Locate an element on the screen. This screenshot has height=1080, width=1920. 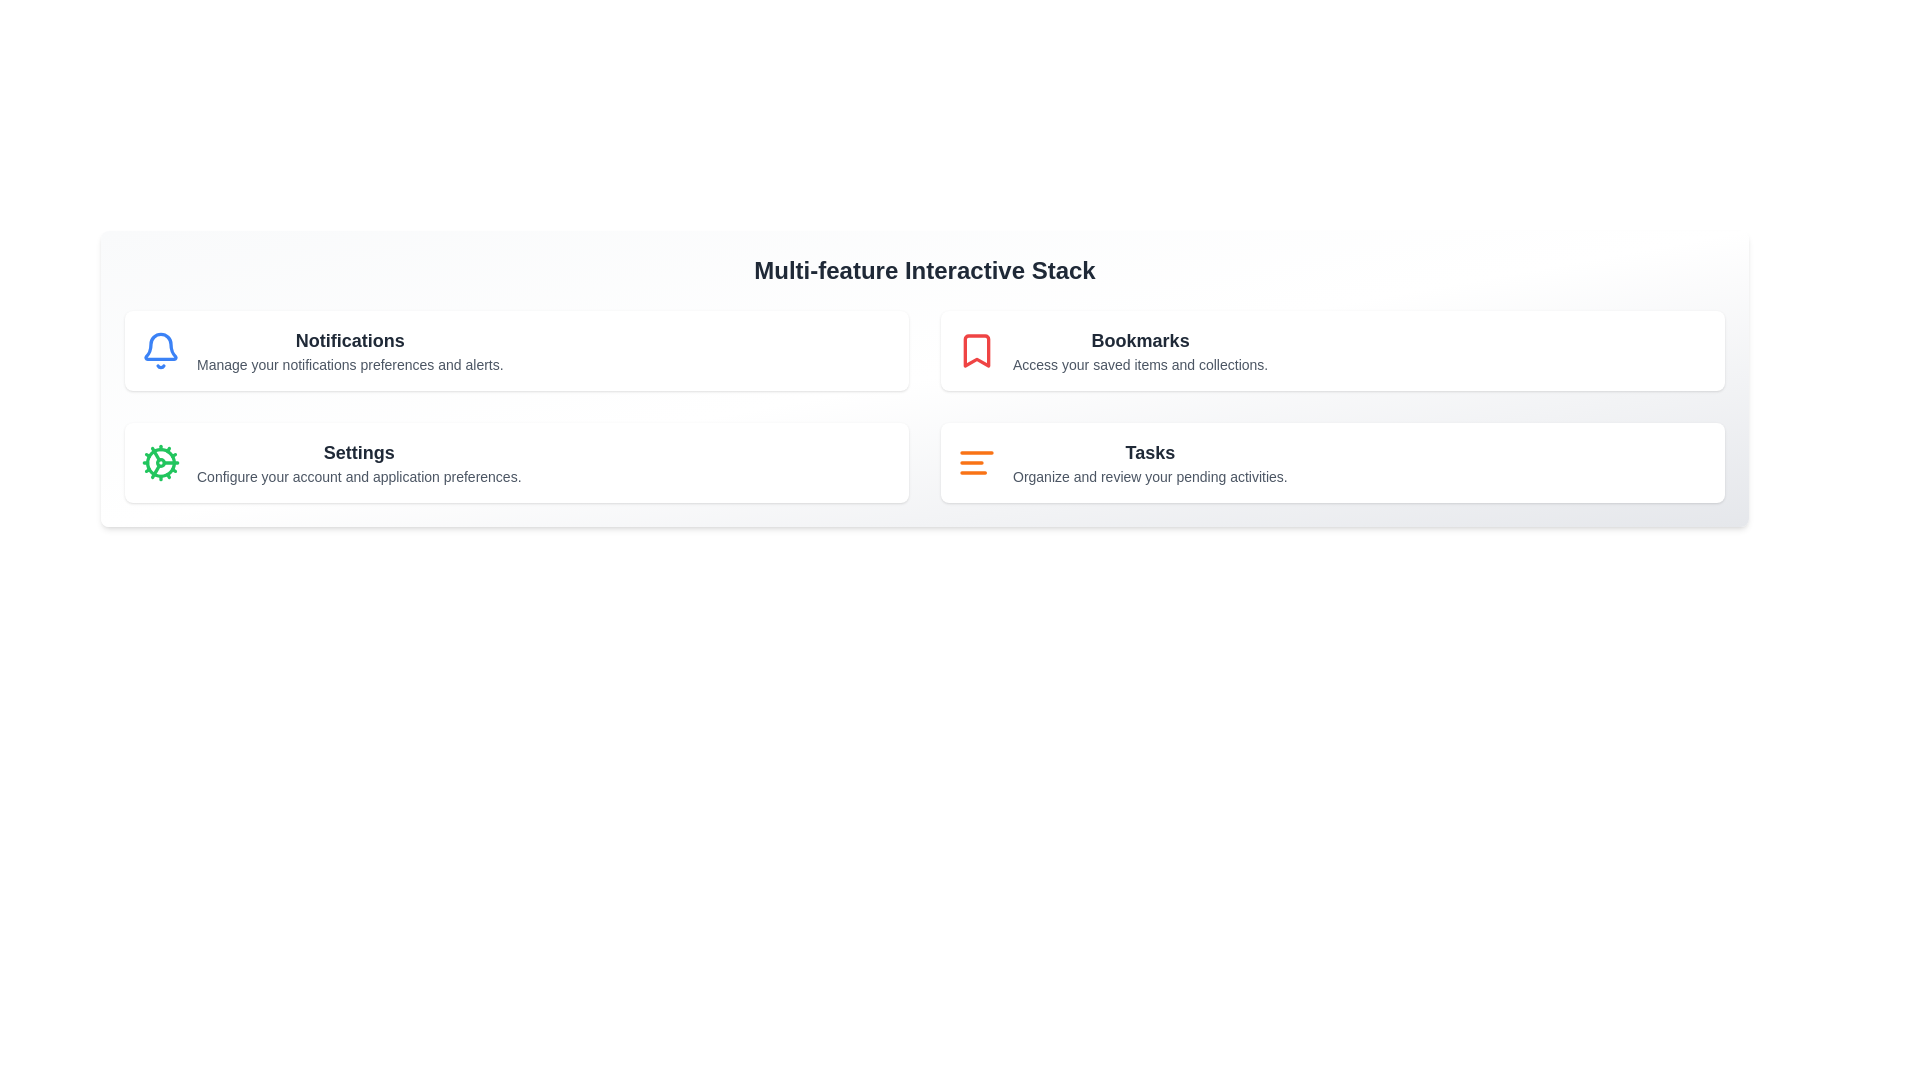
the bold text label 'Bookmarks' located in the top-right quadrant of the user interface, which is styled in a larger font size and a slightly darker tint of gray is located at coordinates (1140, 339).